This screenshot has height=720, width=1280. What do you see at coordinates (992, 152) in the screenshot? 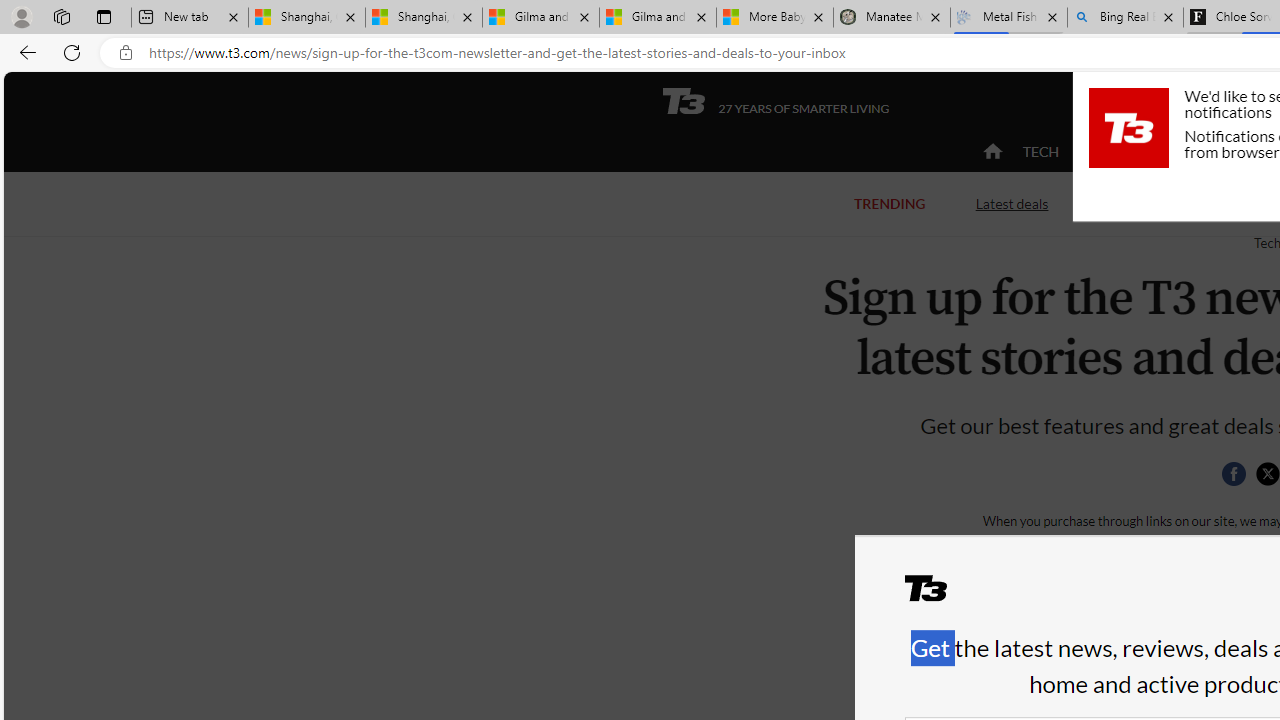
I see `'home'` at bounding box center [992, 152].